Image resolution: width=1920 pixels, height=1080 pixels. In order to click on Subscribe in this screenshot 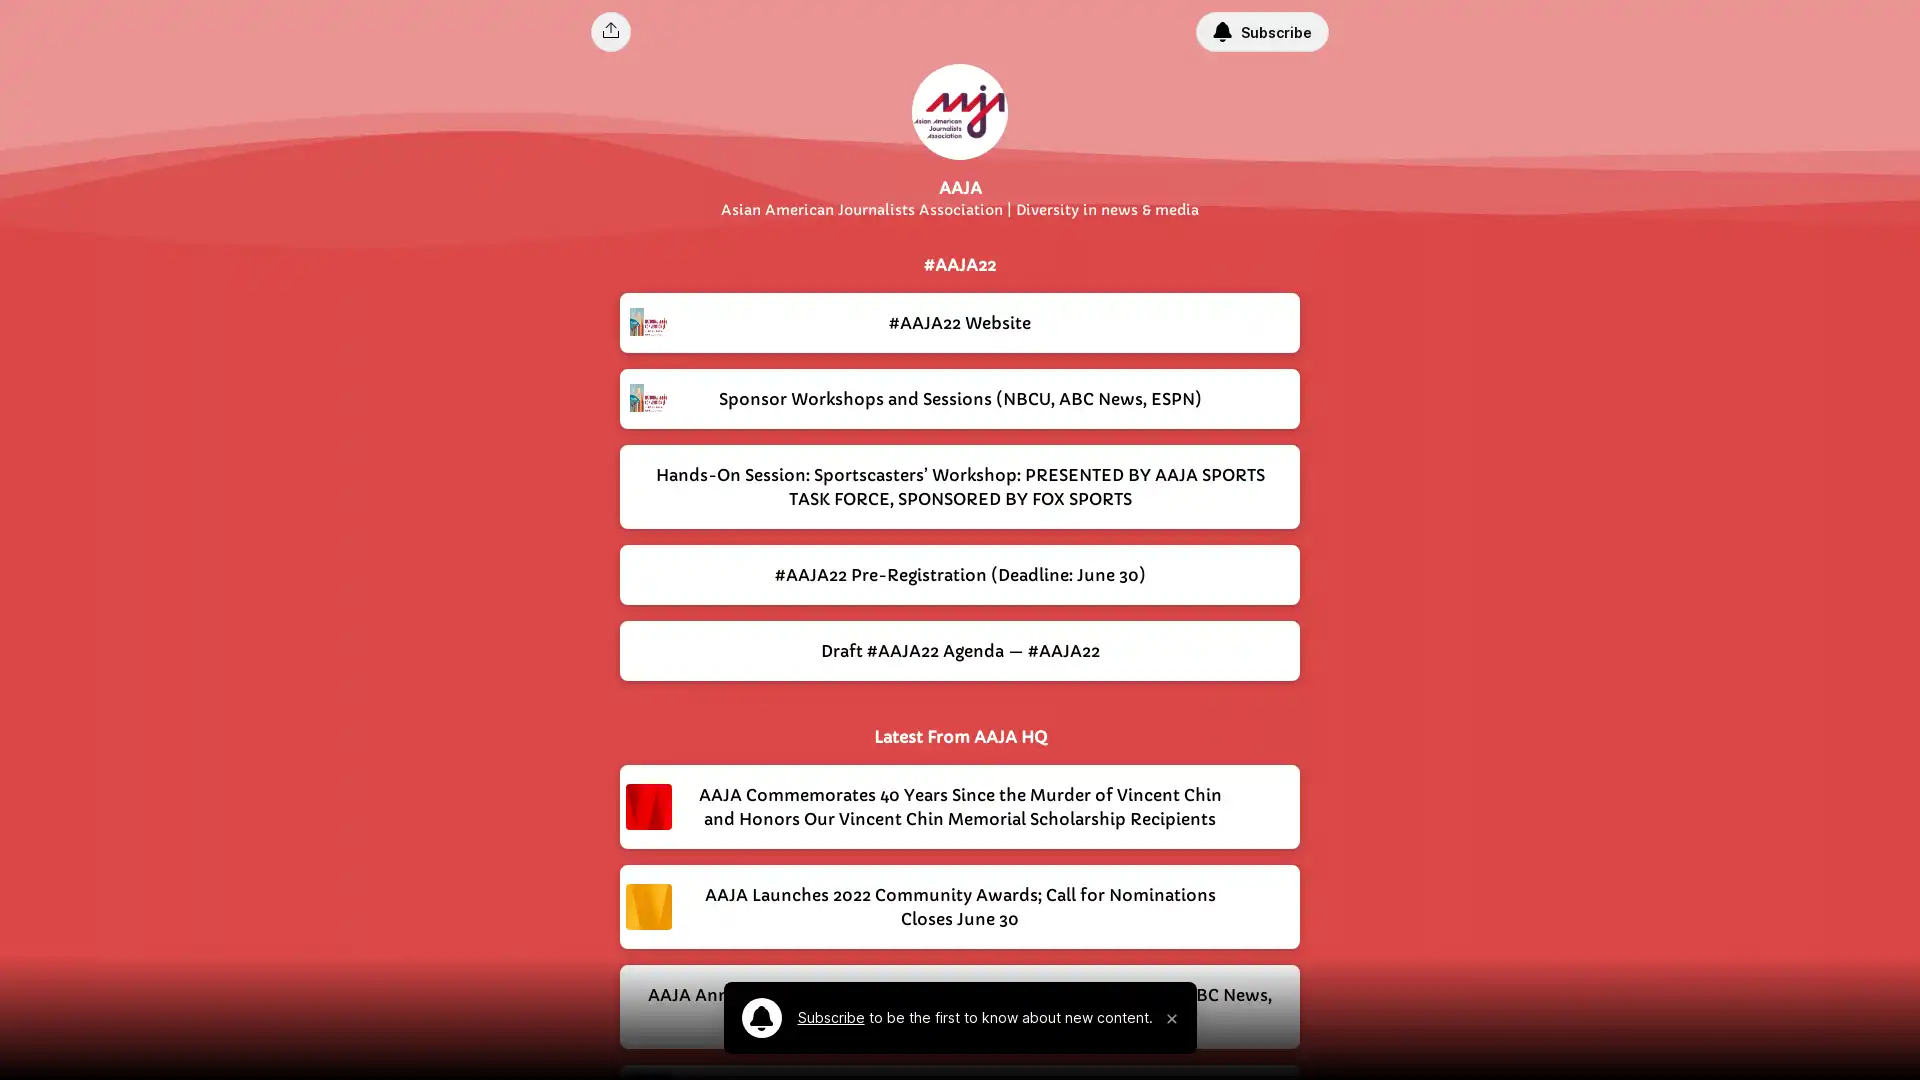, I will do `click(1261, 31)`.